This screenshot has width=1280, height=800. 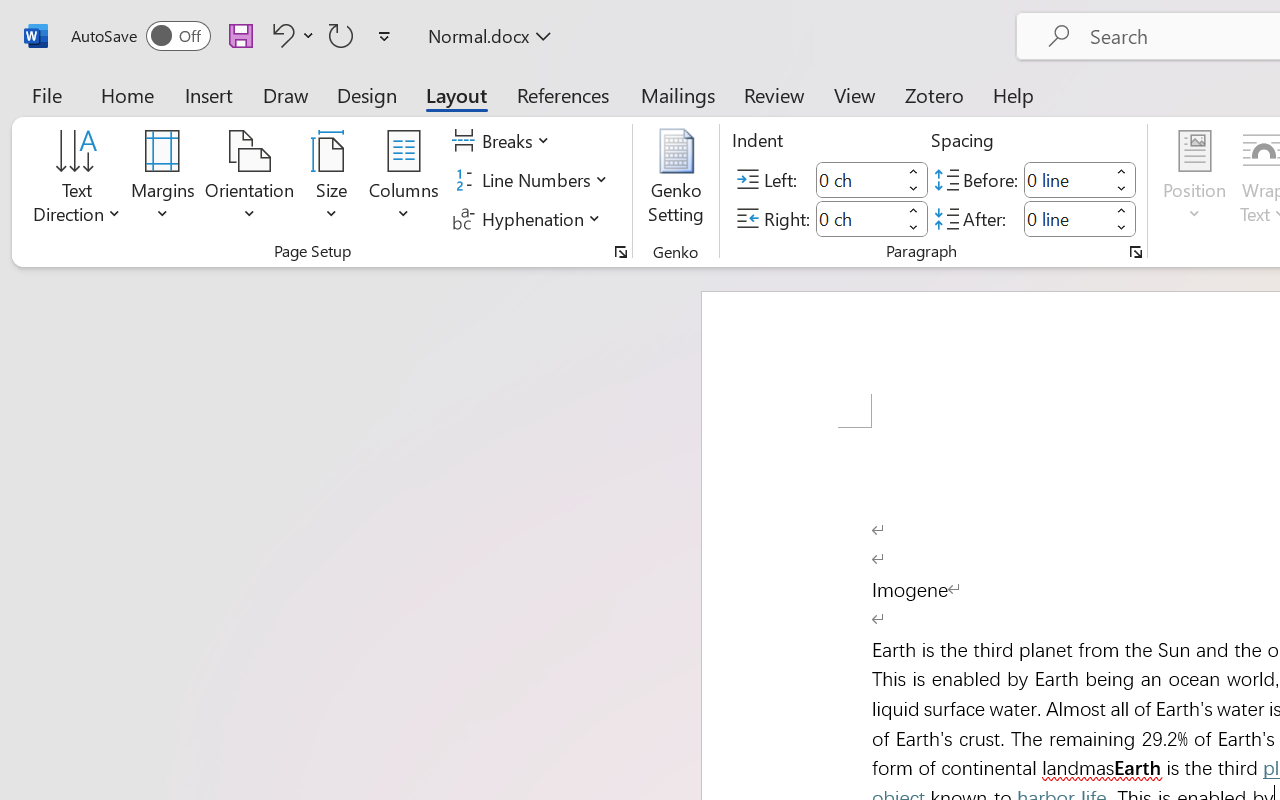 I want to click on 'More', so click(x=1121, y=210).